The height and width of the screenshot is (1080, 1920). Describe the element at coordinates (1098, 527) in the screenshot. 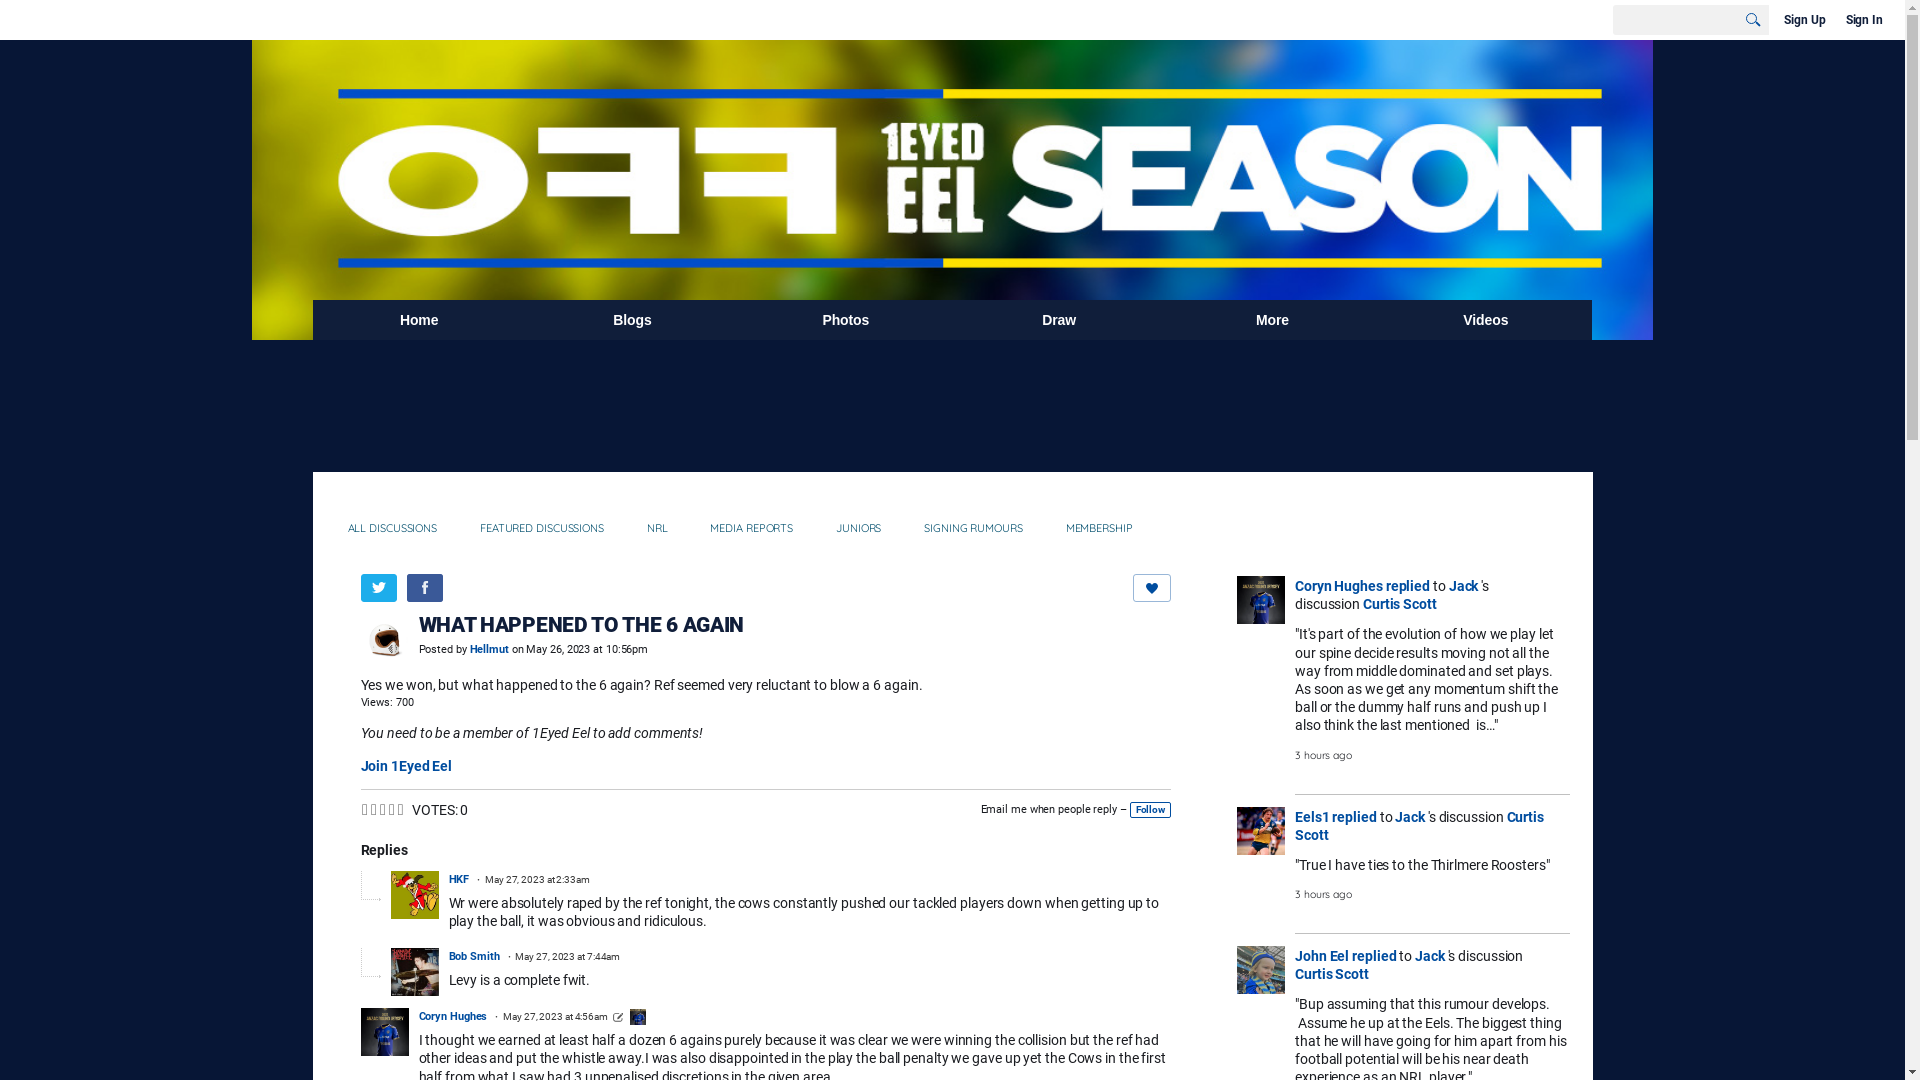

I see `'MEMBERSHIP'` at that location.